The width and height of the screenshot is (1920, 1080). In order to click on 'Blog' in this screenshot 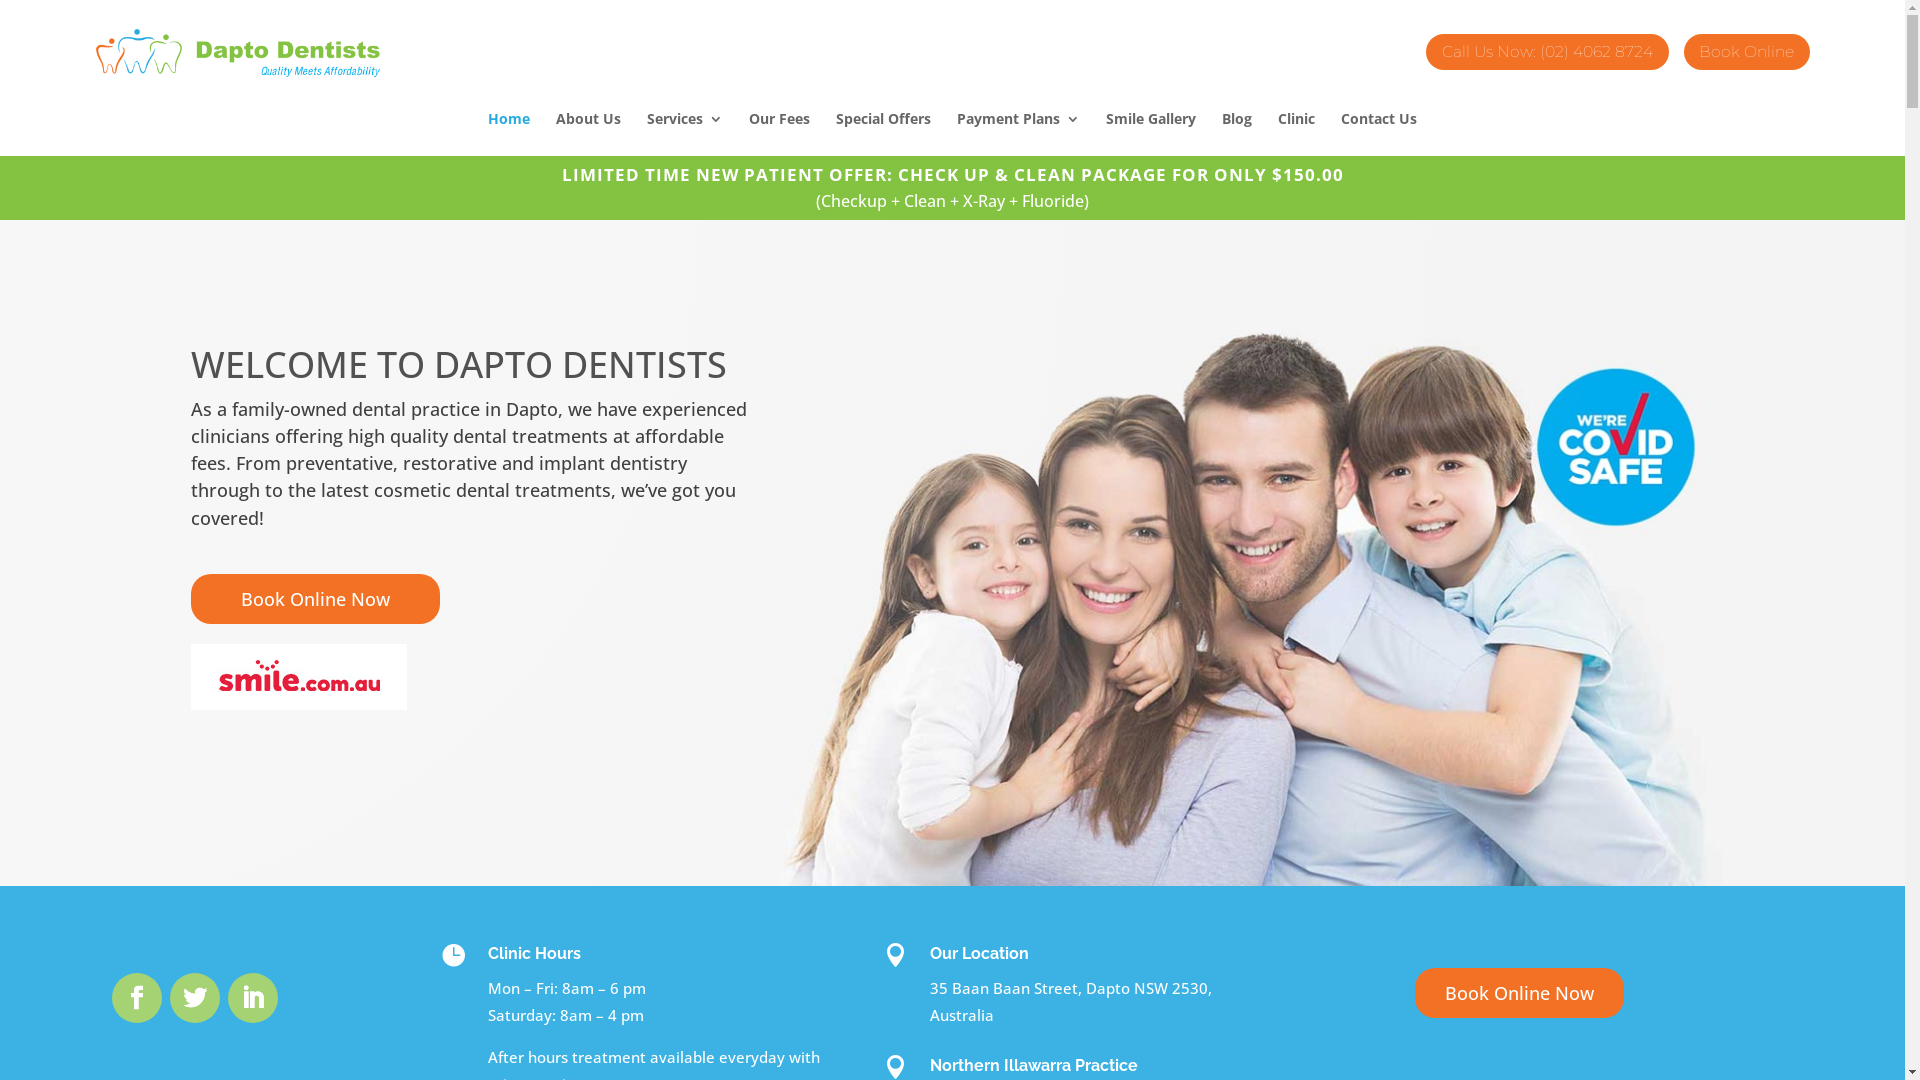, I will do `click(1236, 134)`.